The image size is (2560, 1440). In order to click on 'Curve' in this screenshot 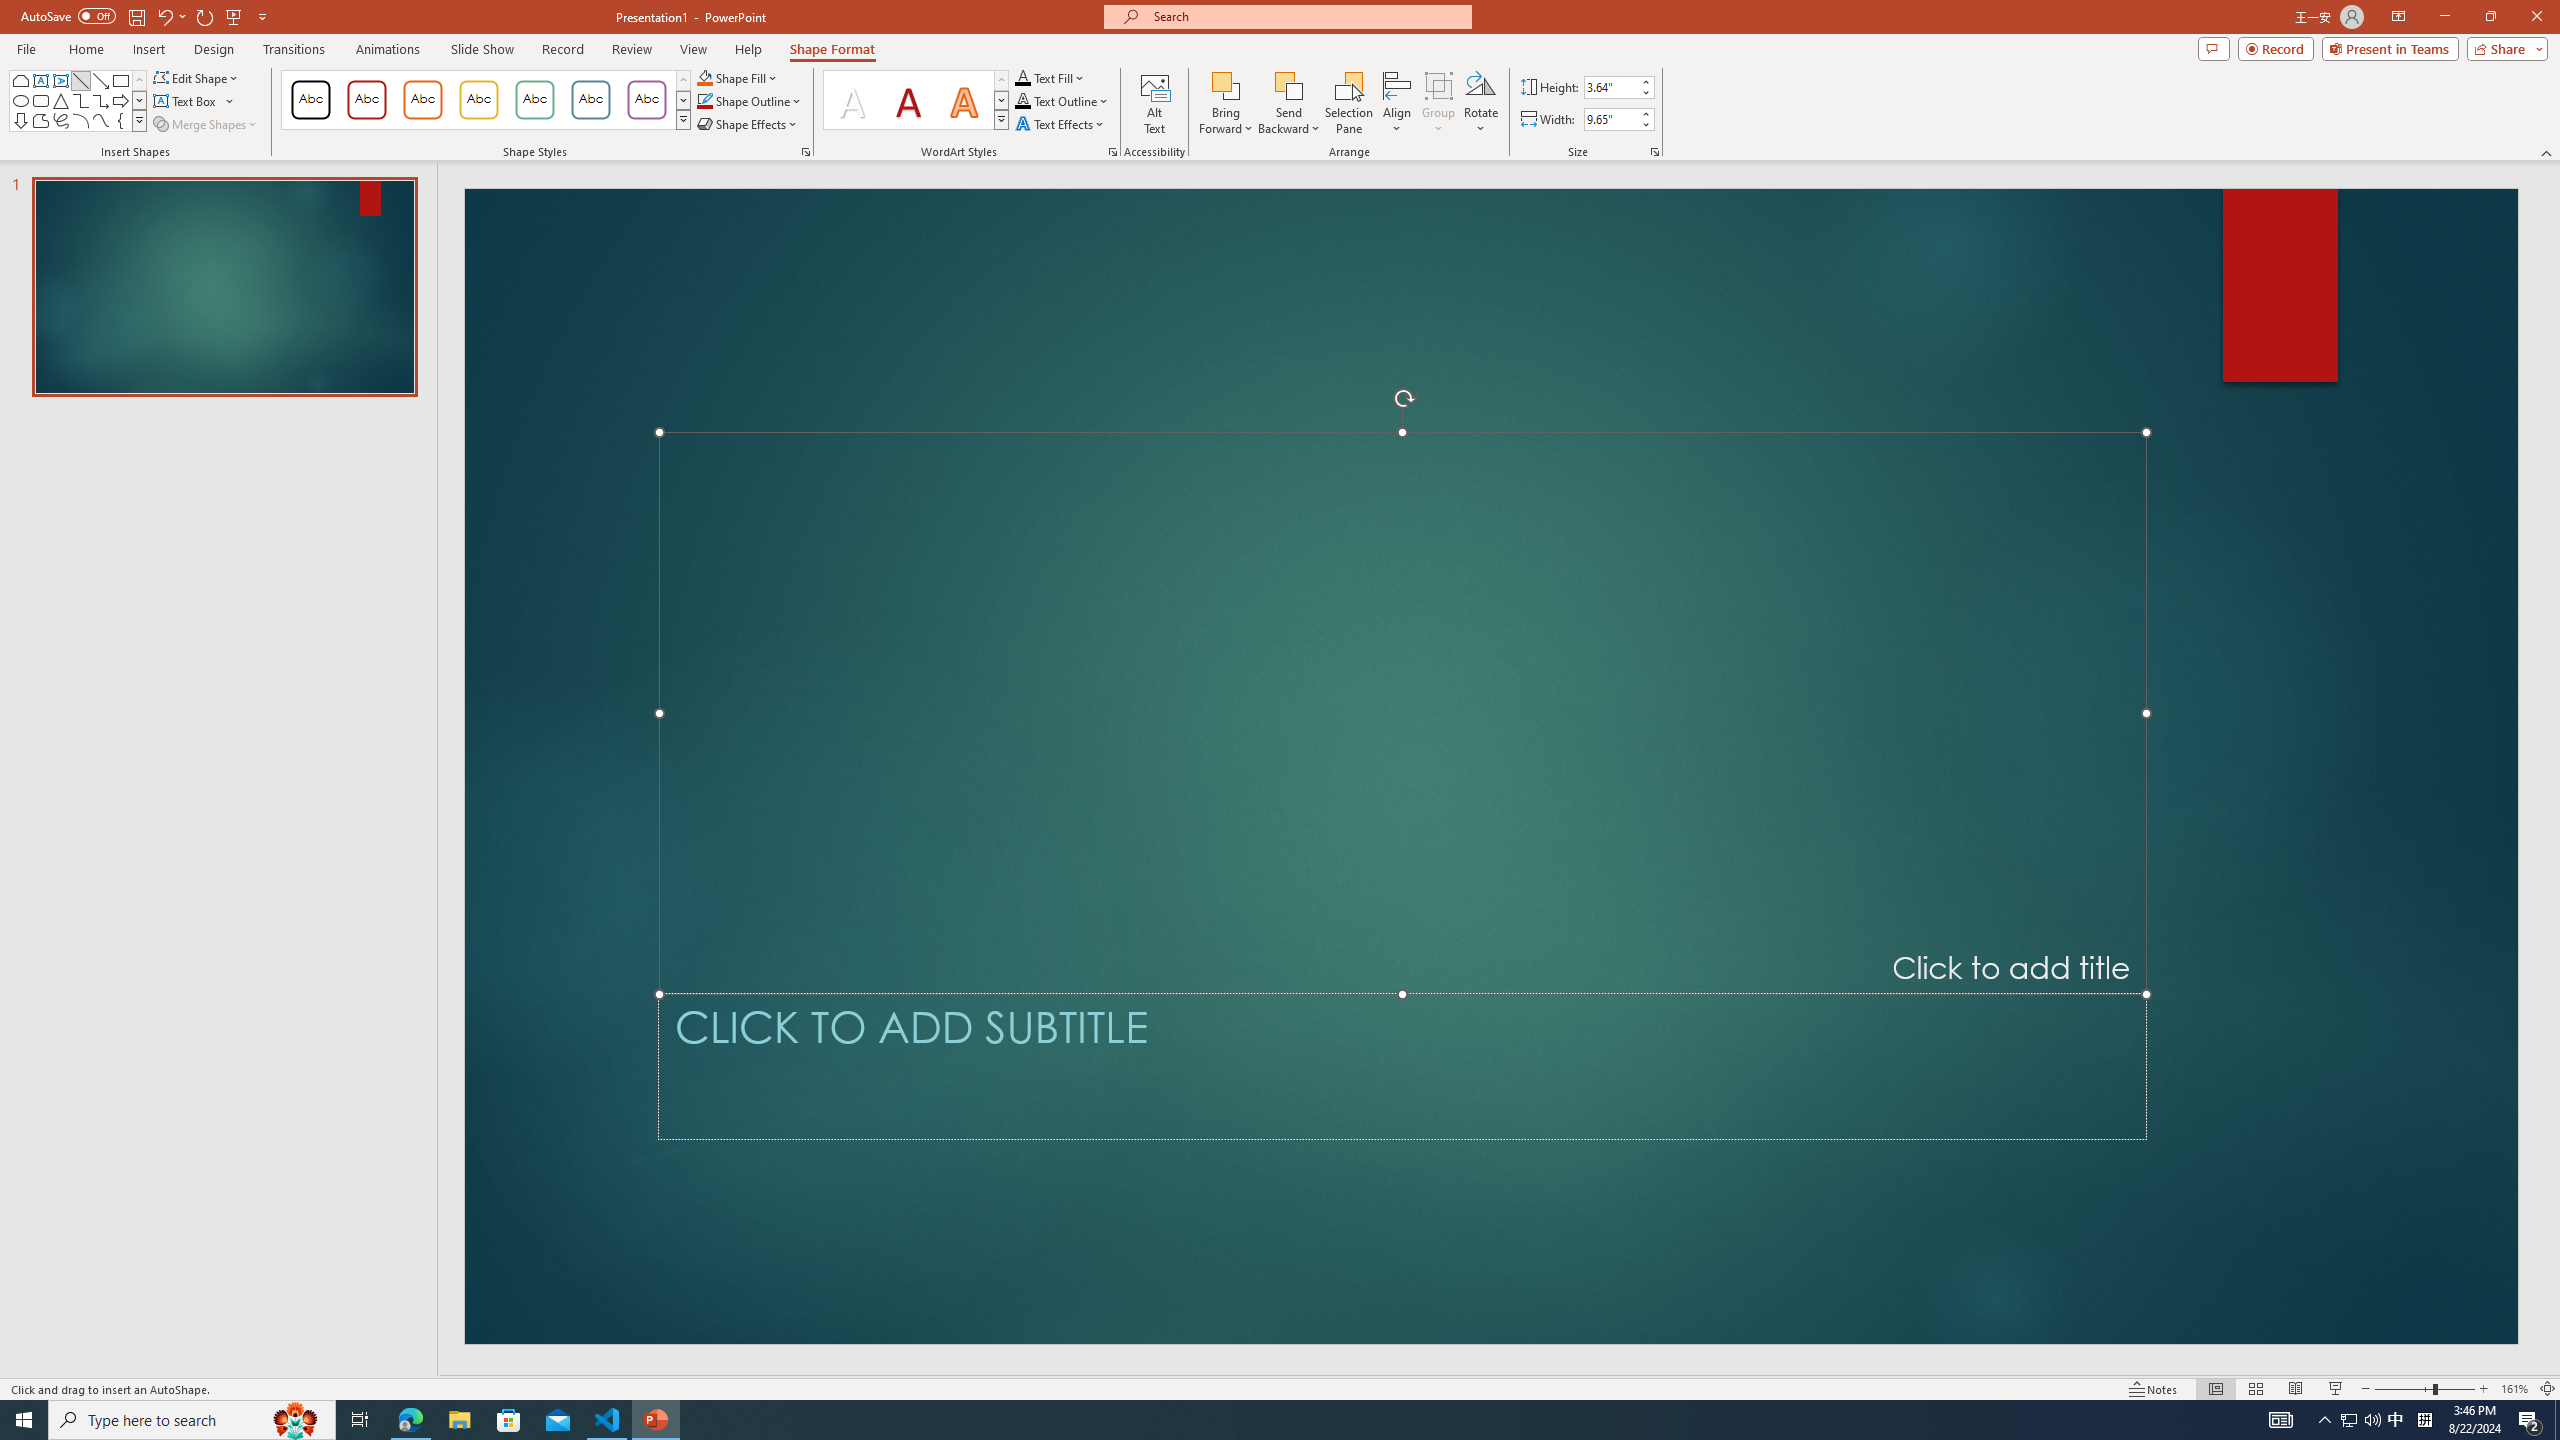, I will do `click(101, 119)`.